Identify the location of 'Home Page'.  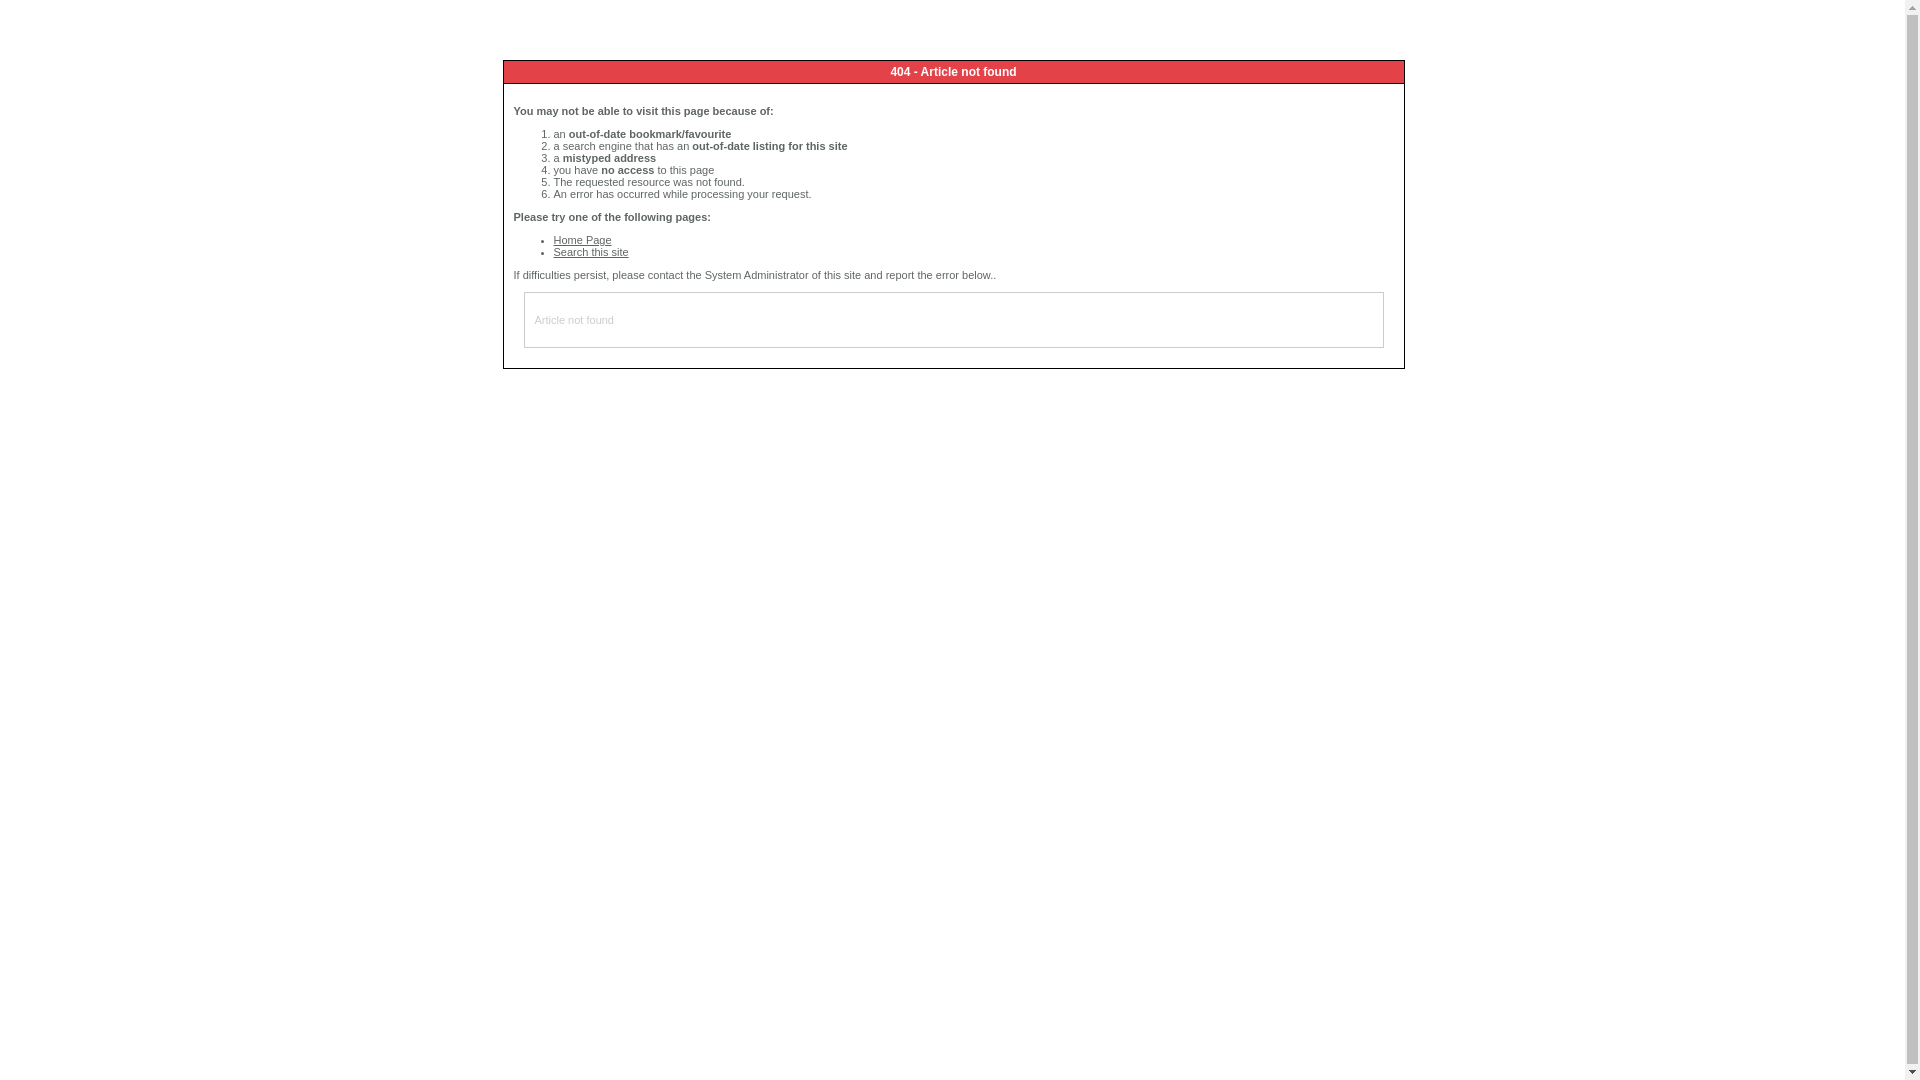
(553, 238).